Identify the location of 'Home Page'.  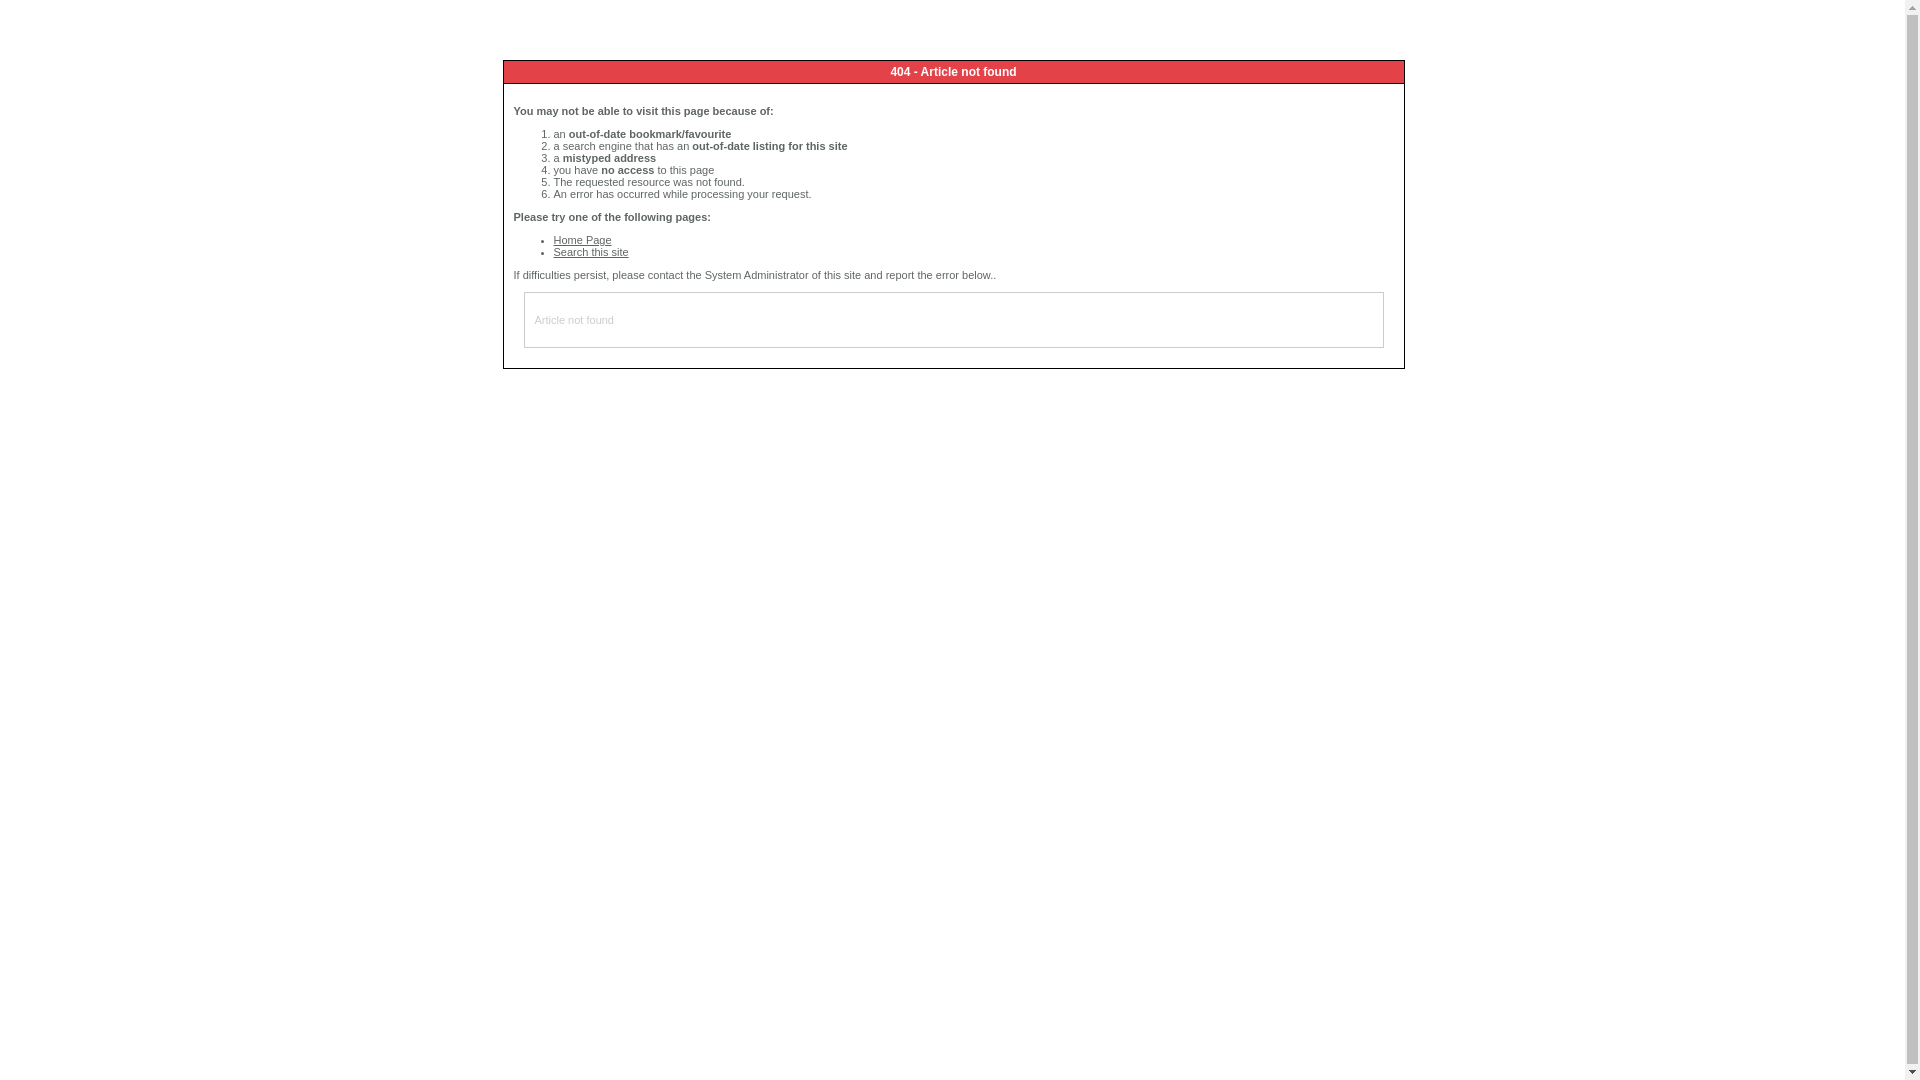
(553, 238).